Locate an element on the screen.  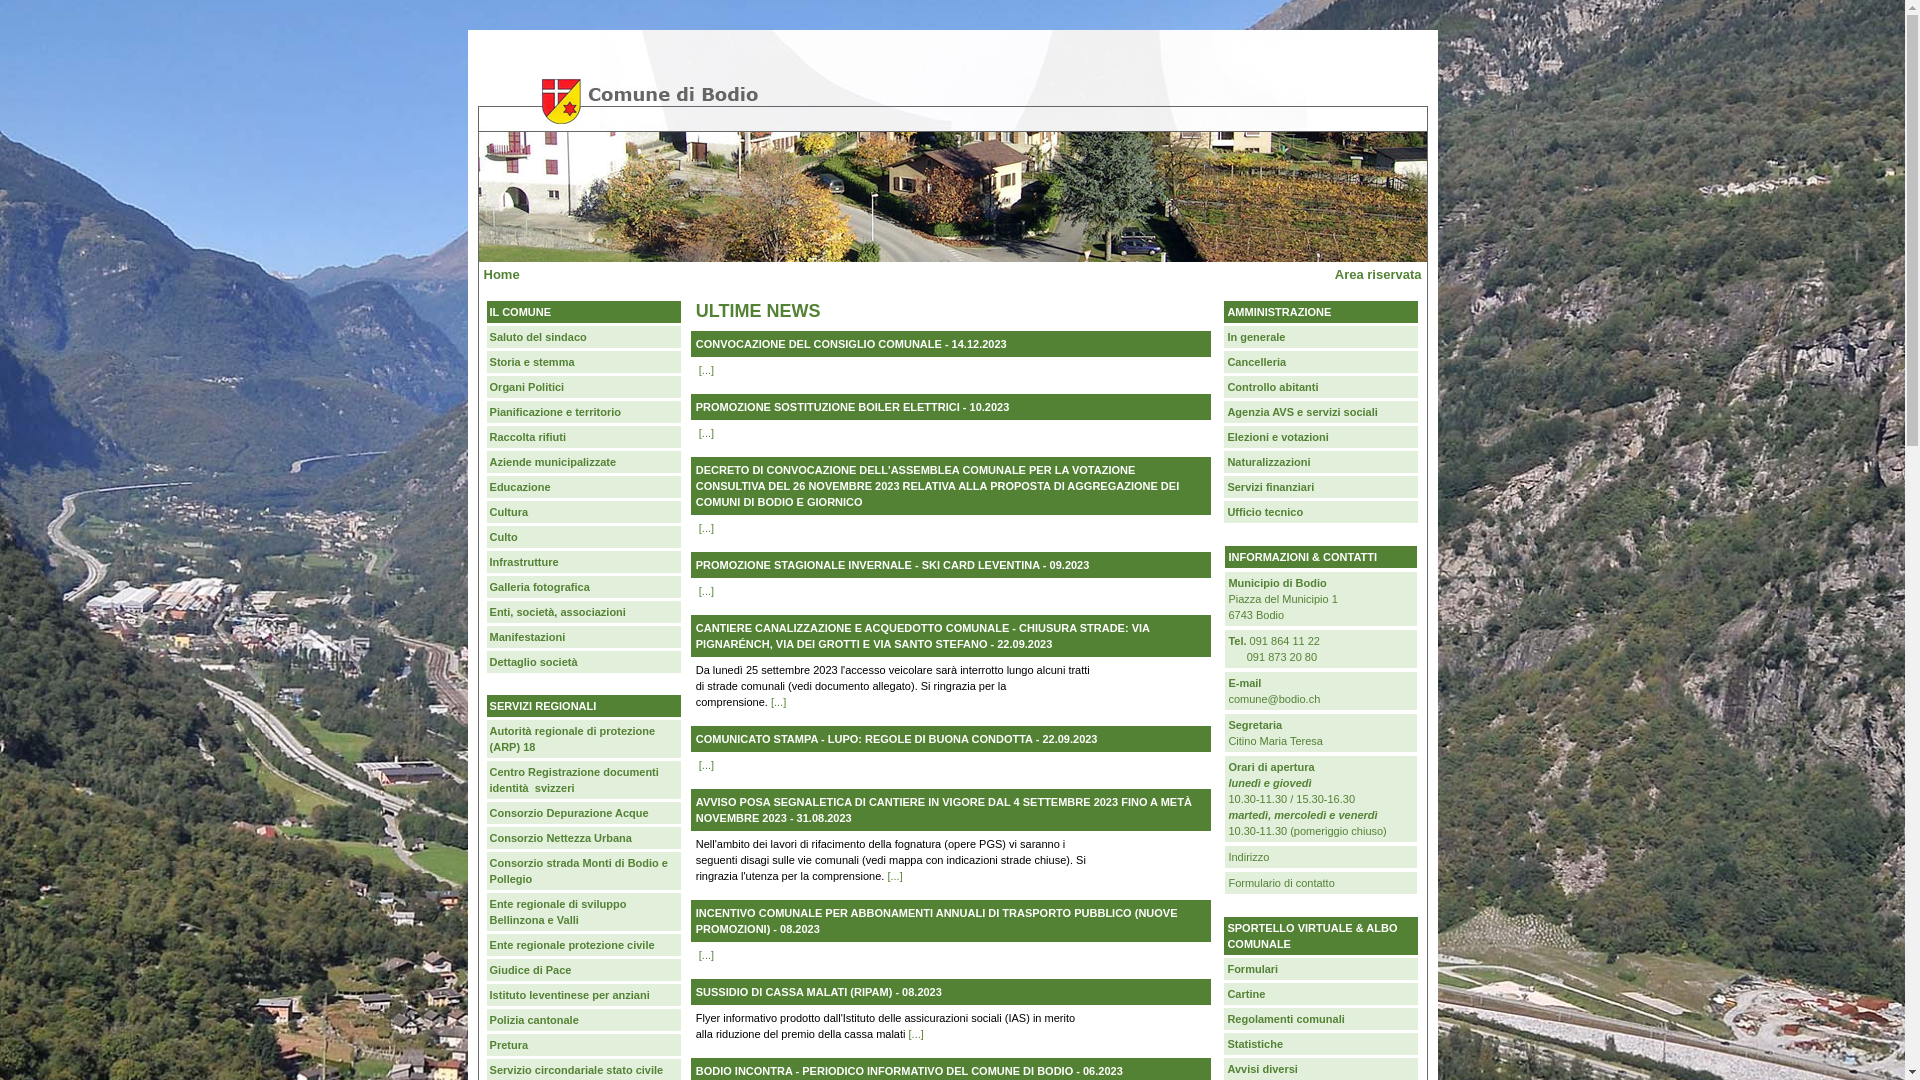
'Home' is located at coordinates (484, 274).